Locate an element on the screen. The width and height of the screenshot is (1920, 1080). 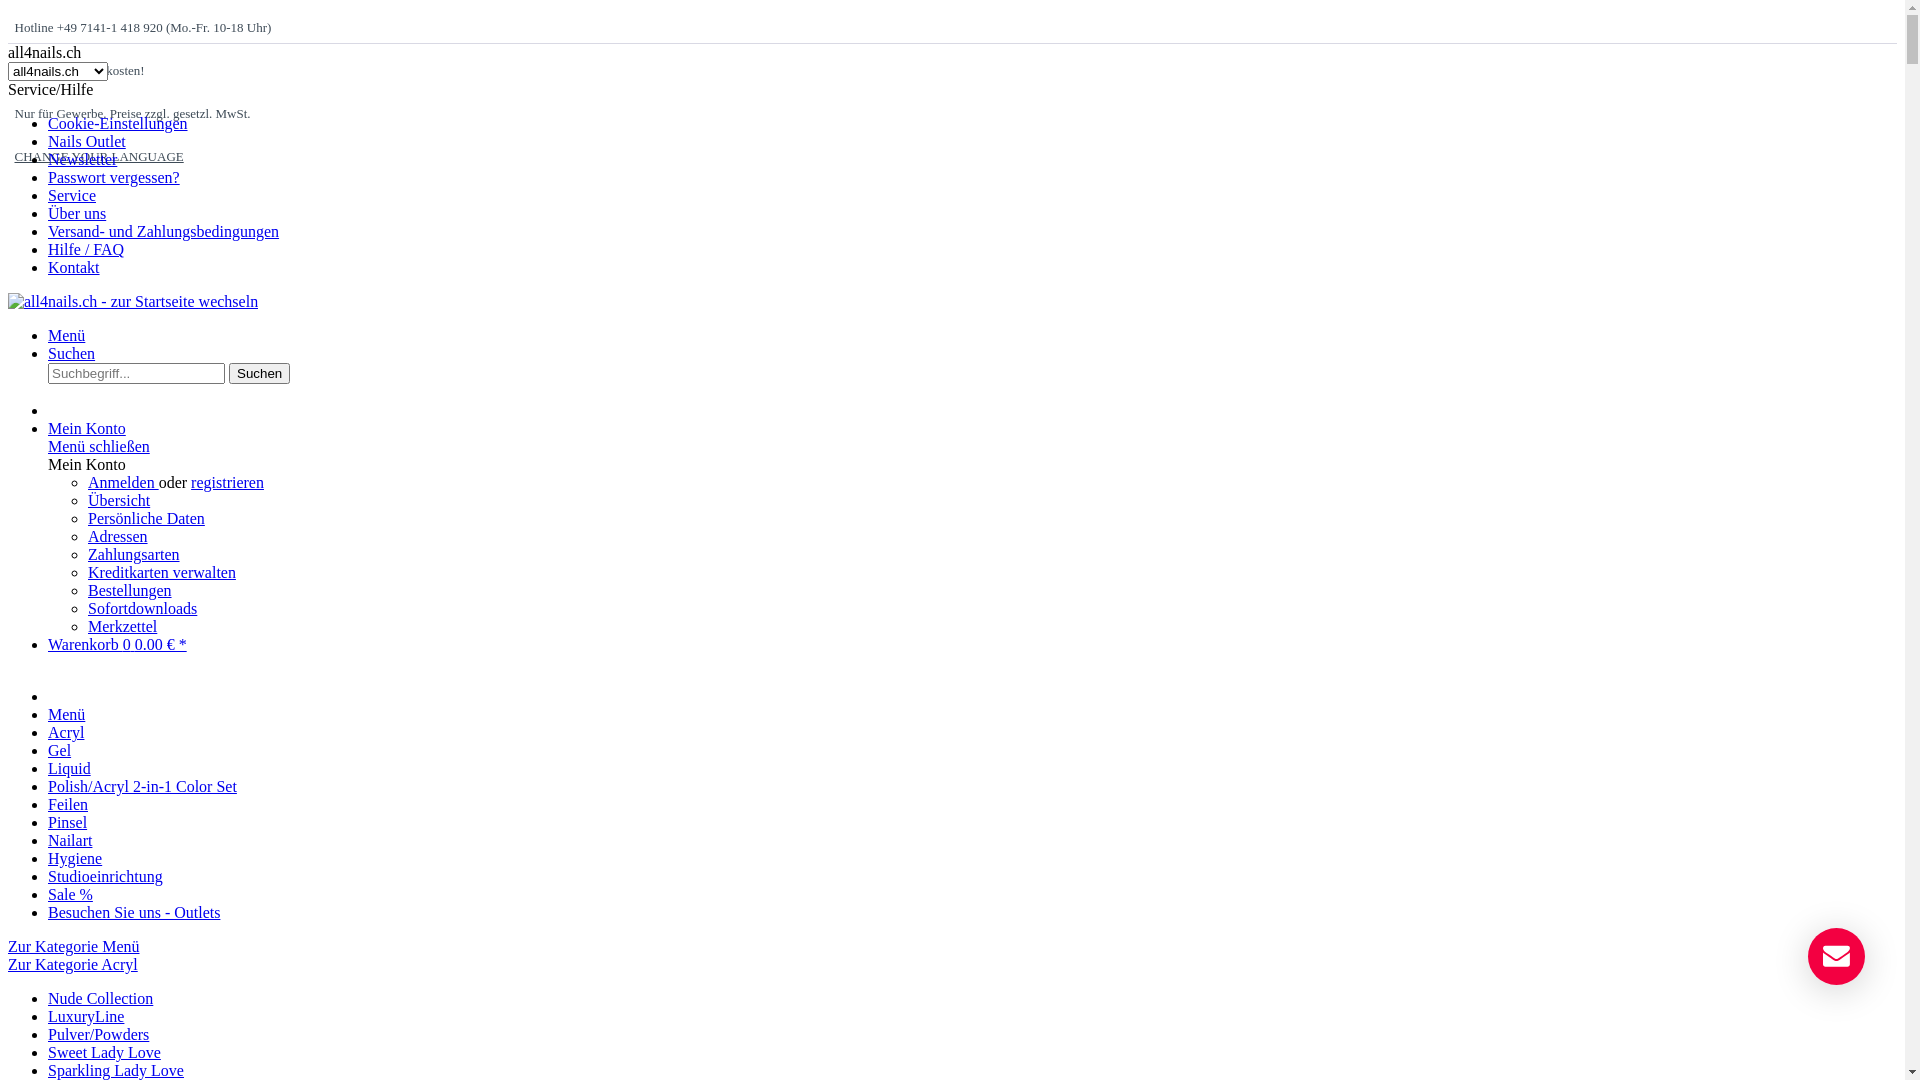
'Zahlungsarten' is located at coordinates (133, 554).